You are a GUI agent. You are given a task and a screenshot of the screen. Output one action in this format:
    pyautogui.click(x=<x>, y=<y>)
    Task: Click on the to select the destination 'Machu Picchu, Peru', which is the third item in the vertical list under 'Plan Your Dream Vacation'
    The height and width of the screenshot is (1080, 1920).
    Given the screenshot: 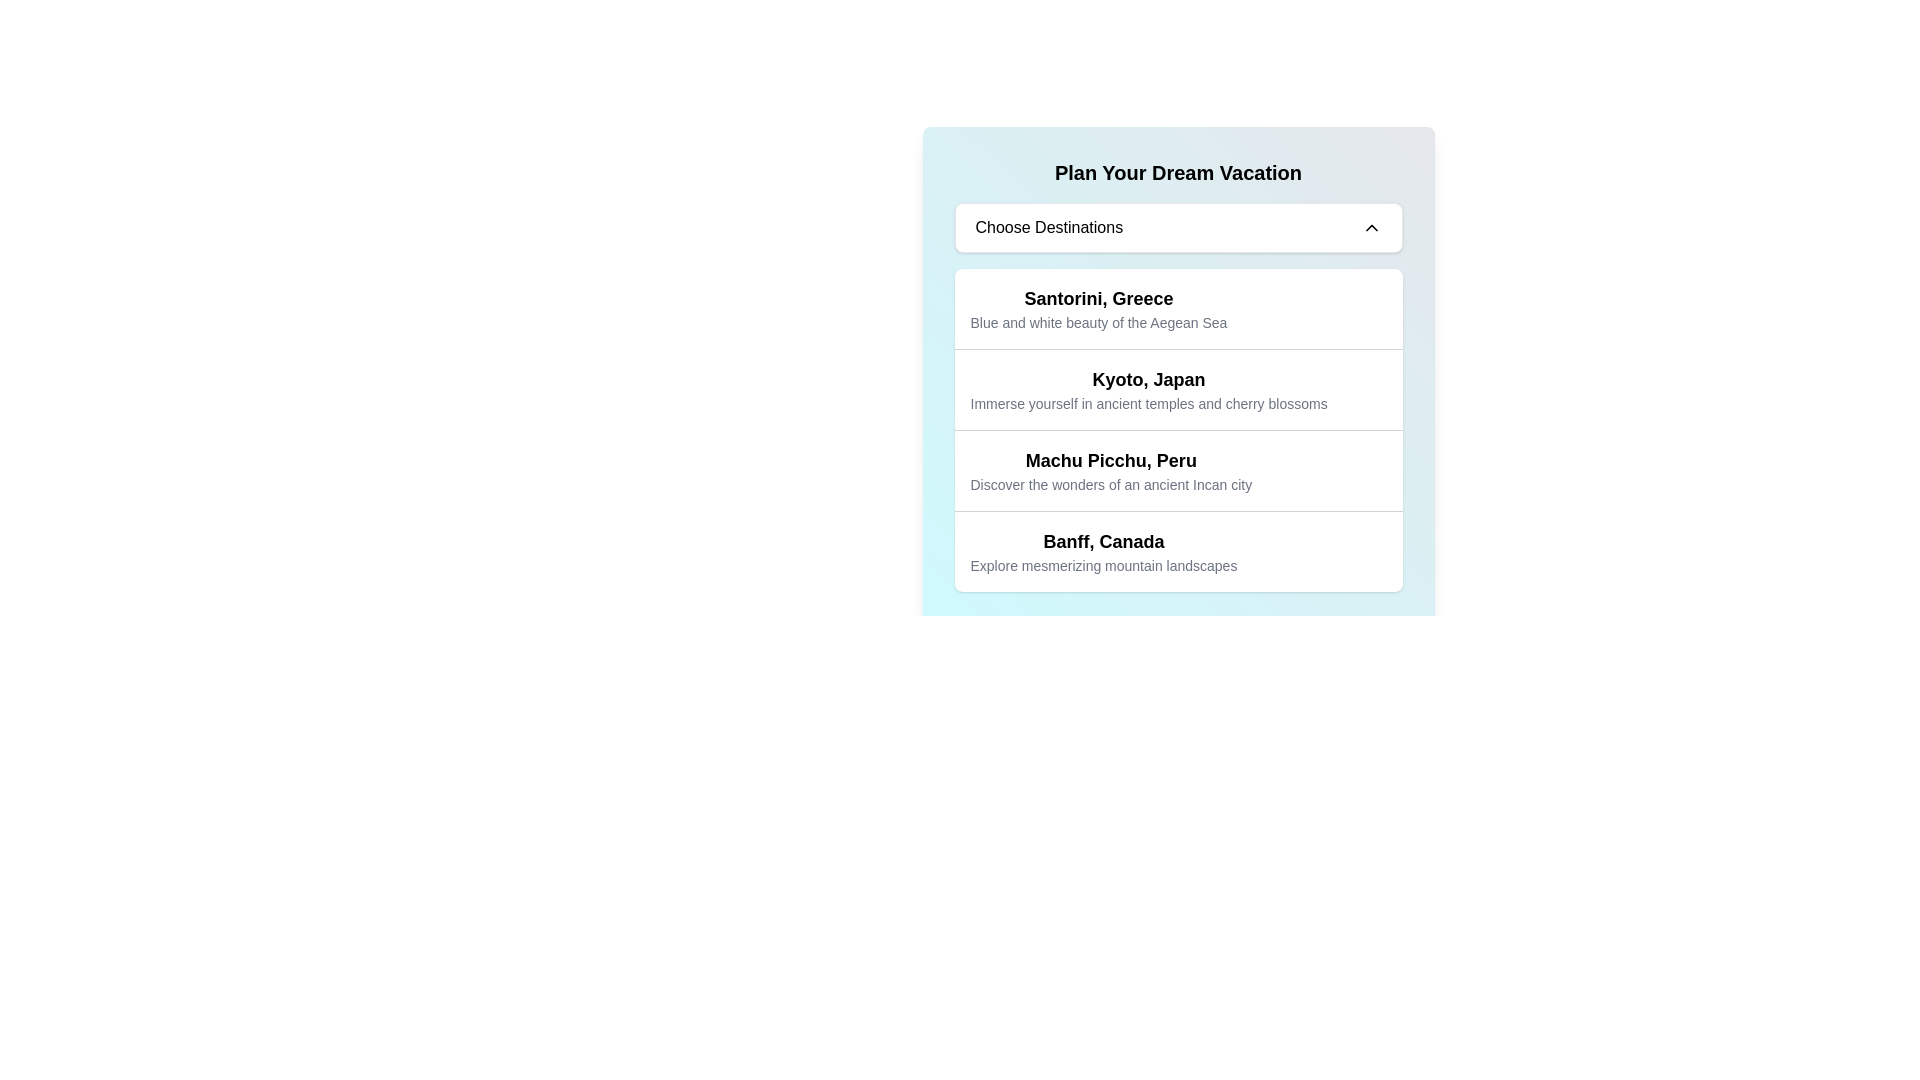 What is the action you would take?
    pyautogui.click(x=1178, y=470)
    